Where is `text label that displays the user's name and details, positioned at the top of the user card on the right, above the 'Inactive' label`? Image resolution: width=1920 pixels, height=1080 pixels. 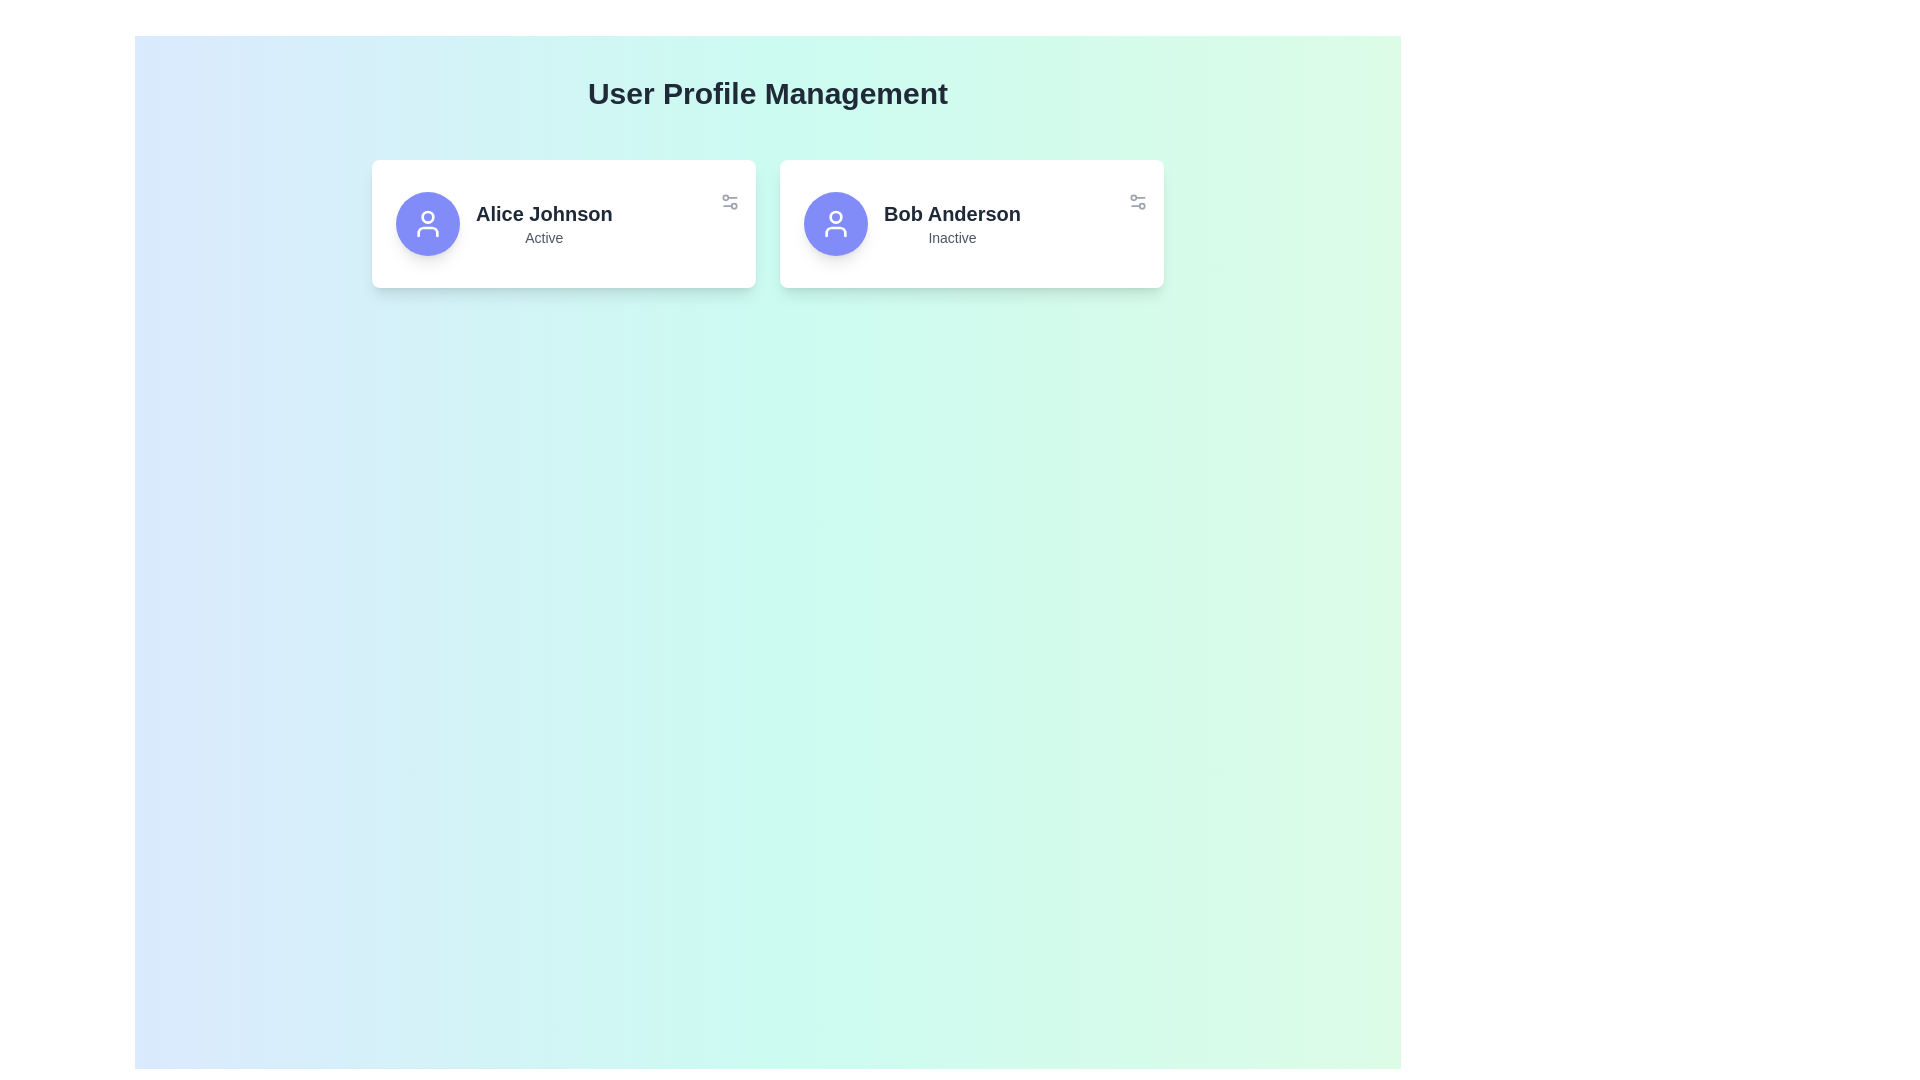 text label that displays the user's name and details, positioned at the top of the user card on the right, above the 'Inactive' label is located at coordinates (951, 213).